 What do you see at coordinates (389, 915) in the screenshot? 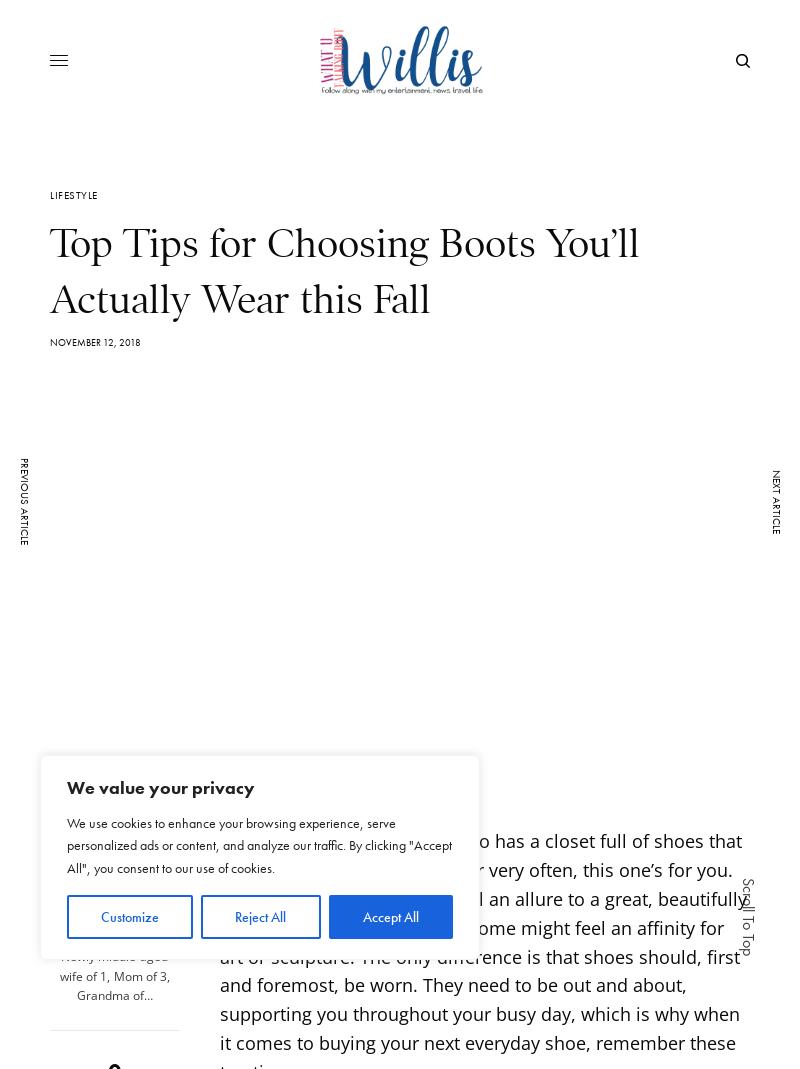
I see `'Accept All'` at bounding box center [389, 915].